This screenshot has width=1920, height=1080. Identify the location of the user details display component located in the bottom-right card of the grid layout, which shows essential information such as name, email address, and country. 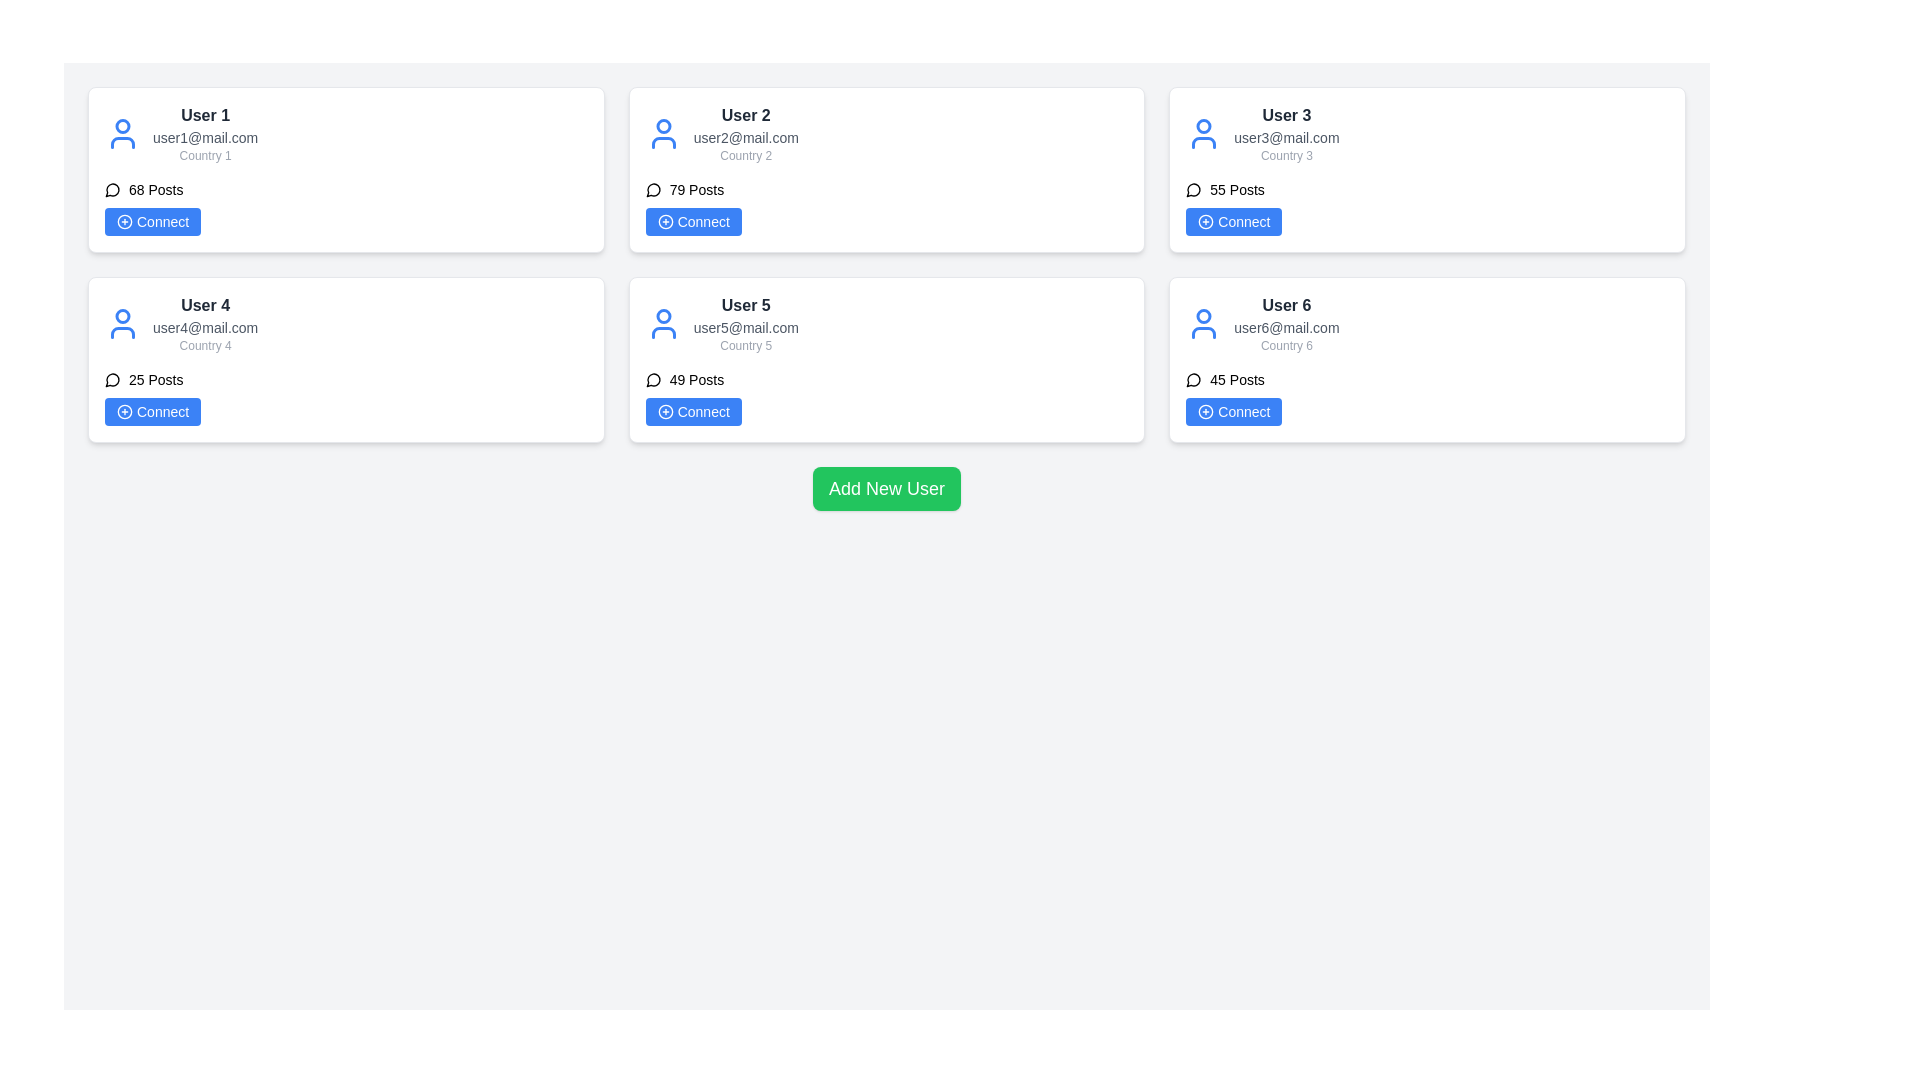
(1286, 323).